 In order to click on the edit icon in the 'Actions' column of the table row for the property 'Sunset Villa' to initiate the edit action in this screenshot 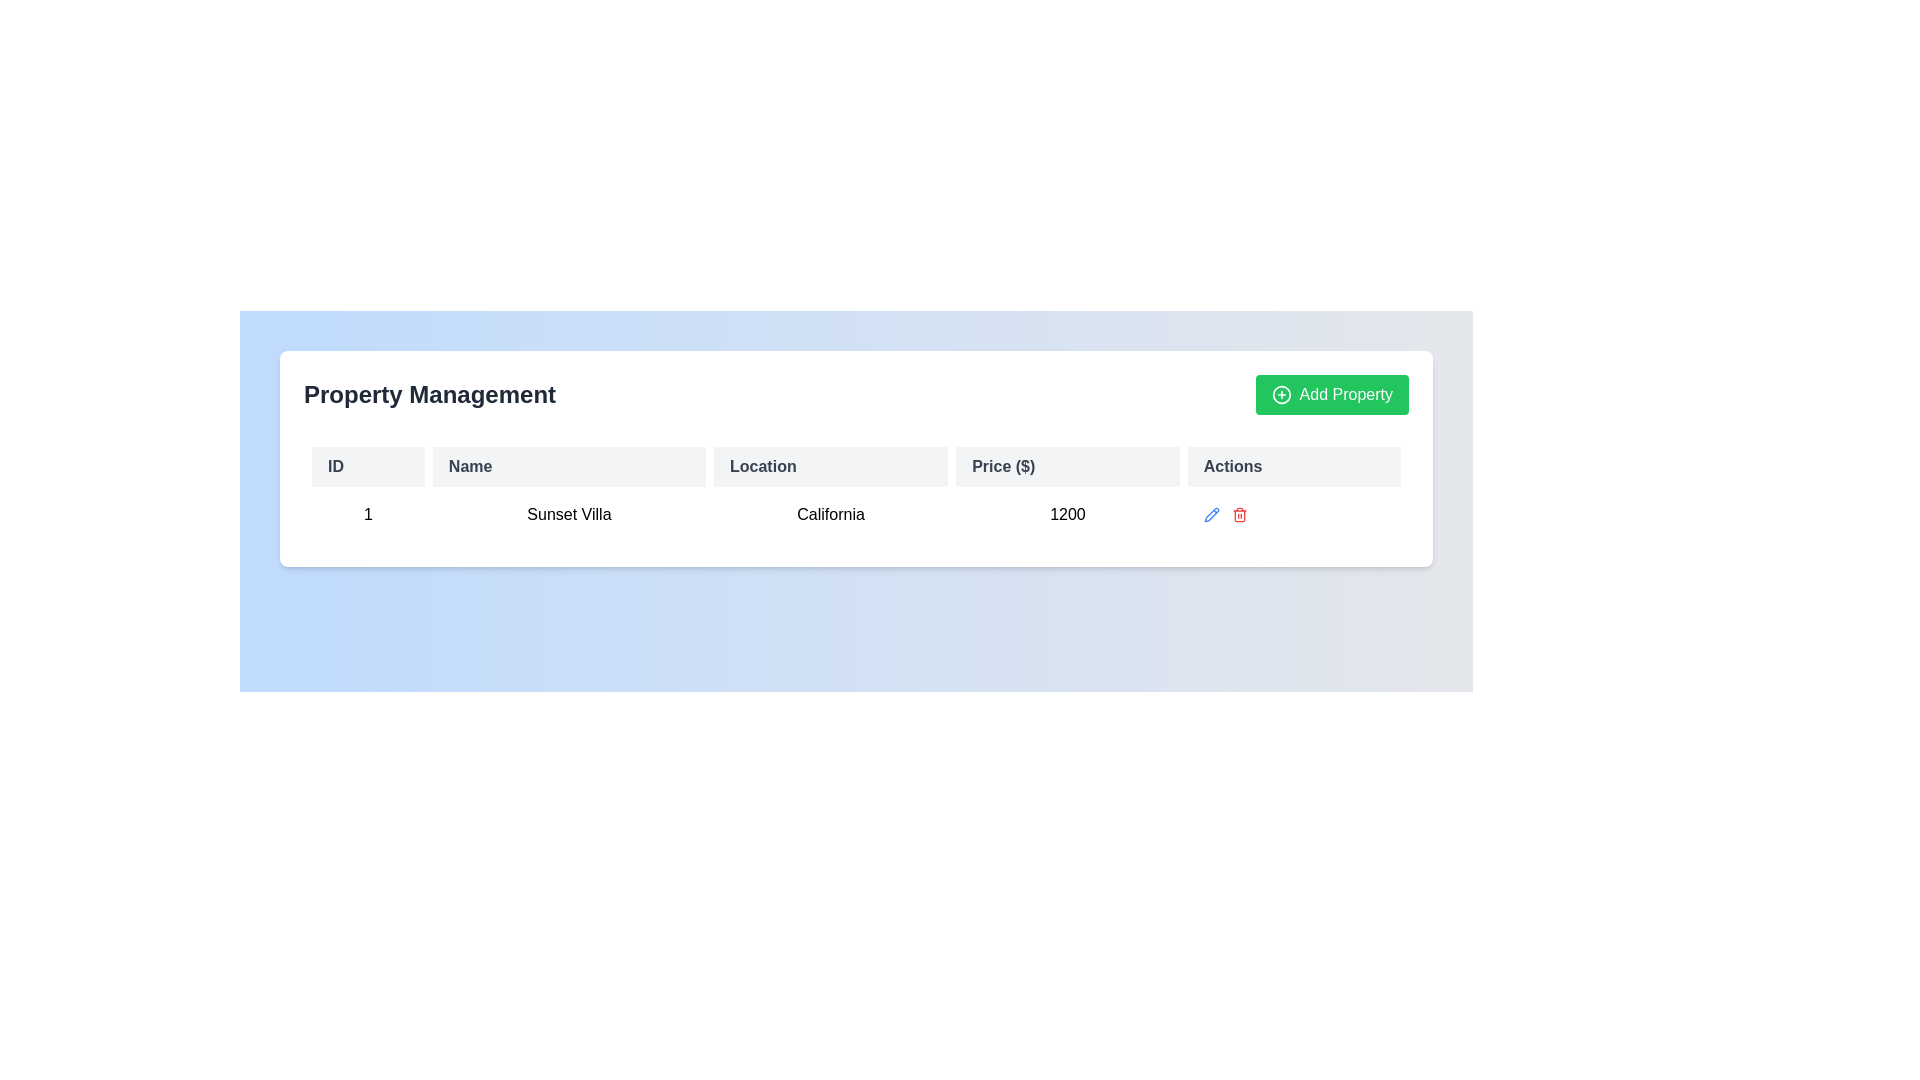, I will do `click(1210, 514)`.